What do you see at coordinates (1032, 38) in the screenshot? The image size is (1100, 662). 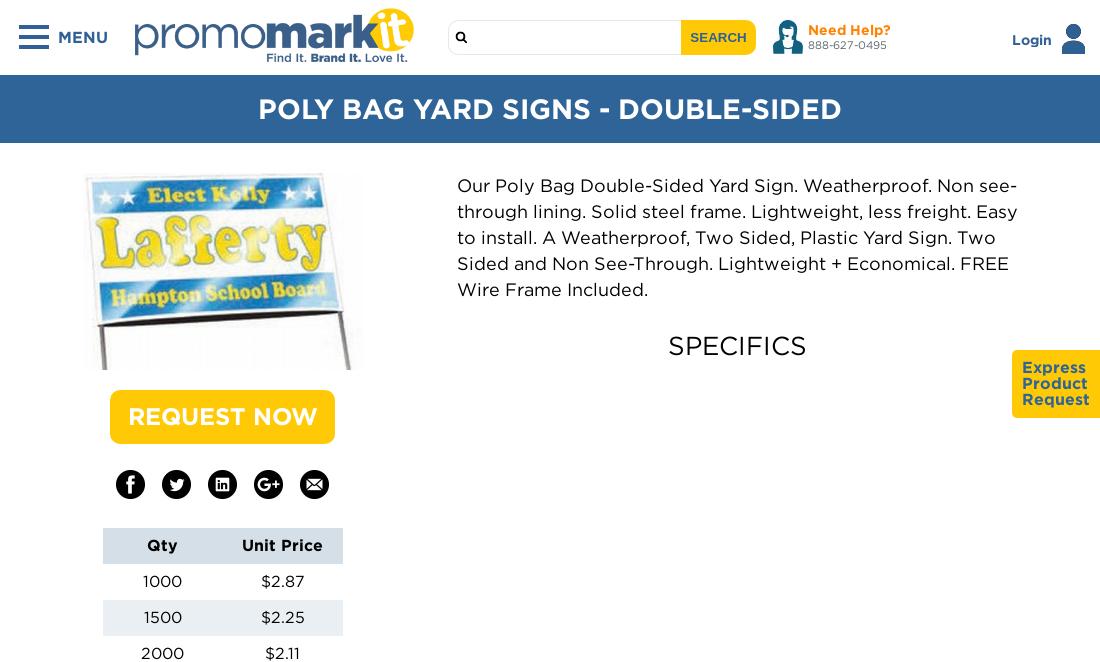 I see `'Login'` at bounding box center [1032, 38].